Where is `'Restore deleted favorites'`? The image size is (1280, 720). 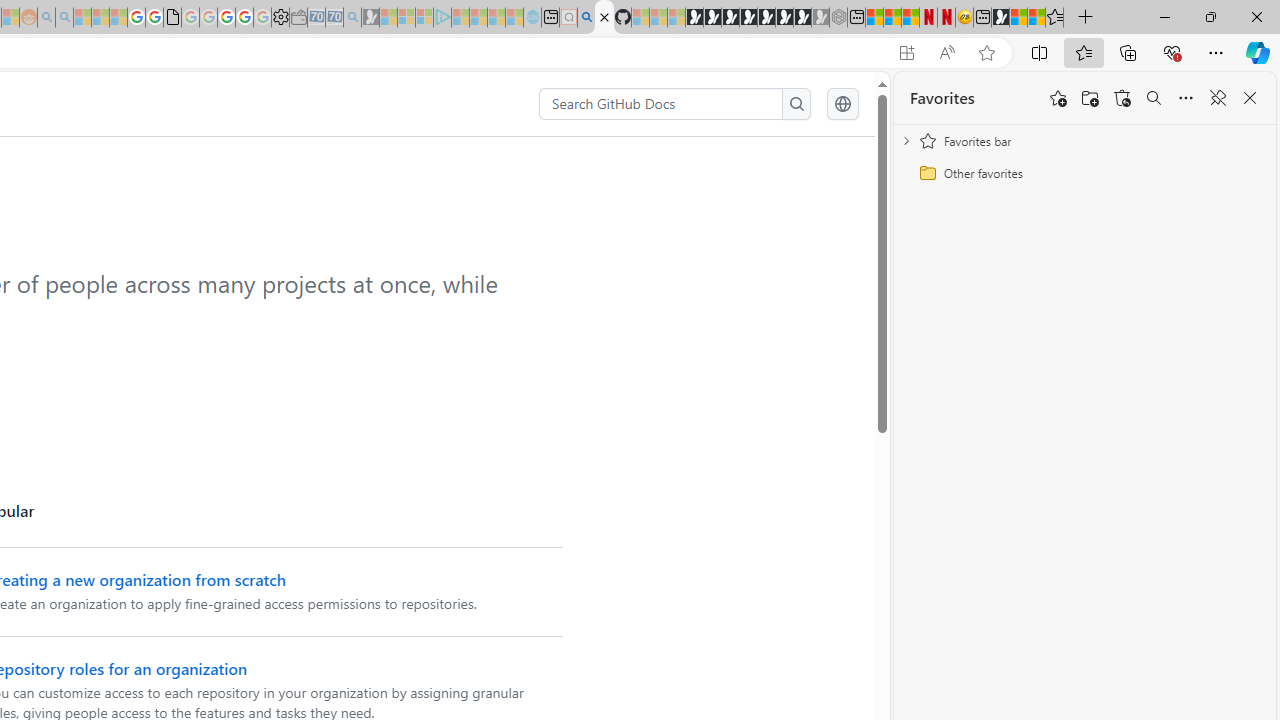 'Restore deleted favorites' is located at coordinates (1122, 98).